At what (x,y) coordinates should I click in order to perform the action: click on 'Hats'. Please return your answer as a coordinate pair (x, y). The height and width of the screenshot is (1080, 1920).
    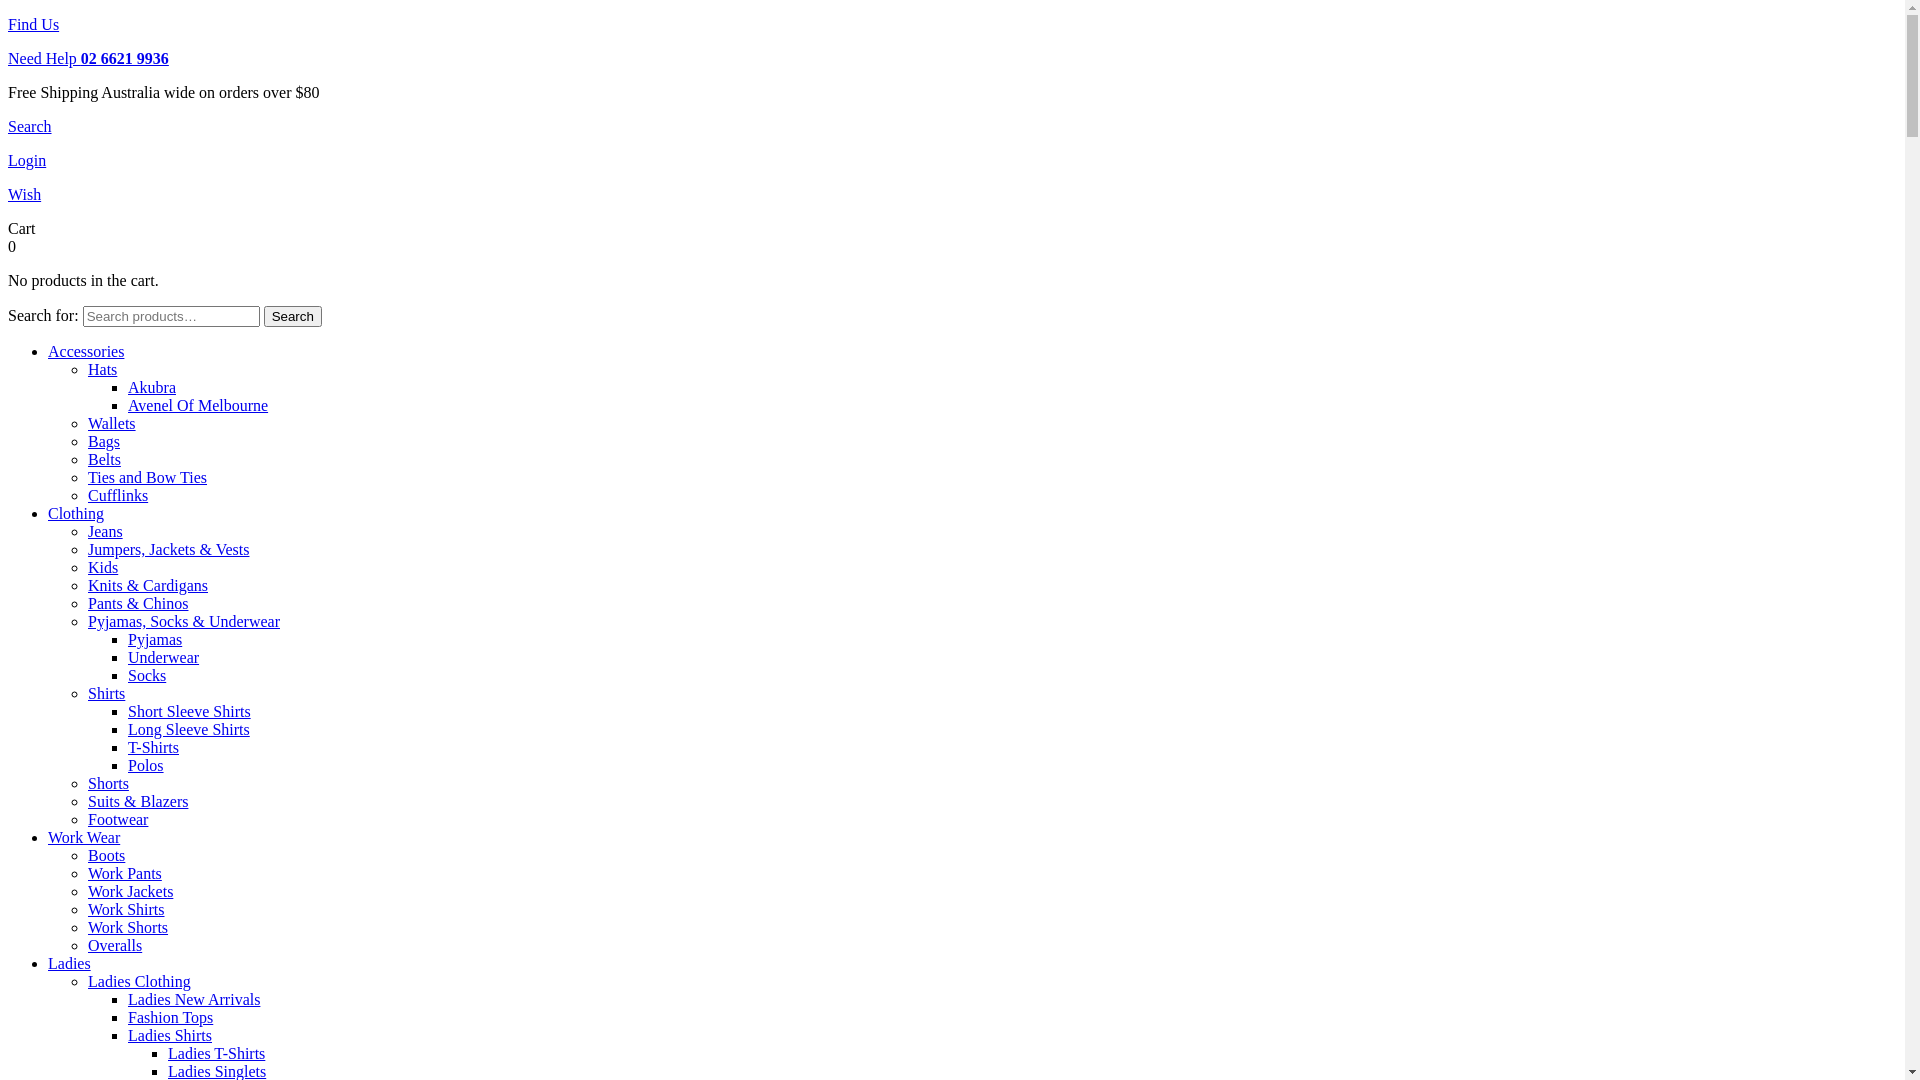
    Looking at the image, I should click on (101, 369).